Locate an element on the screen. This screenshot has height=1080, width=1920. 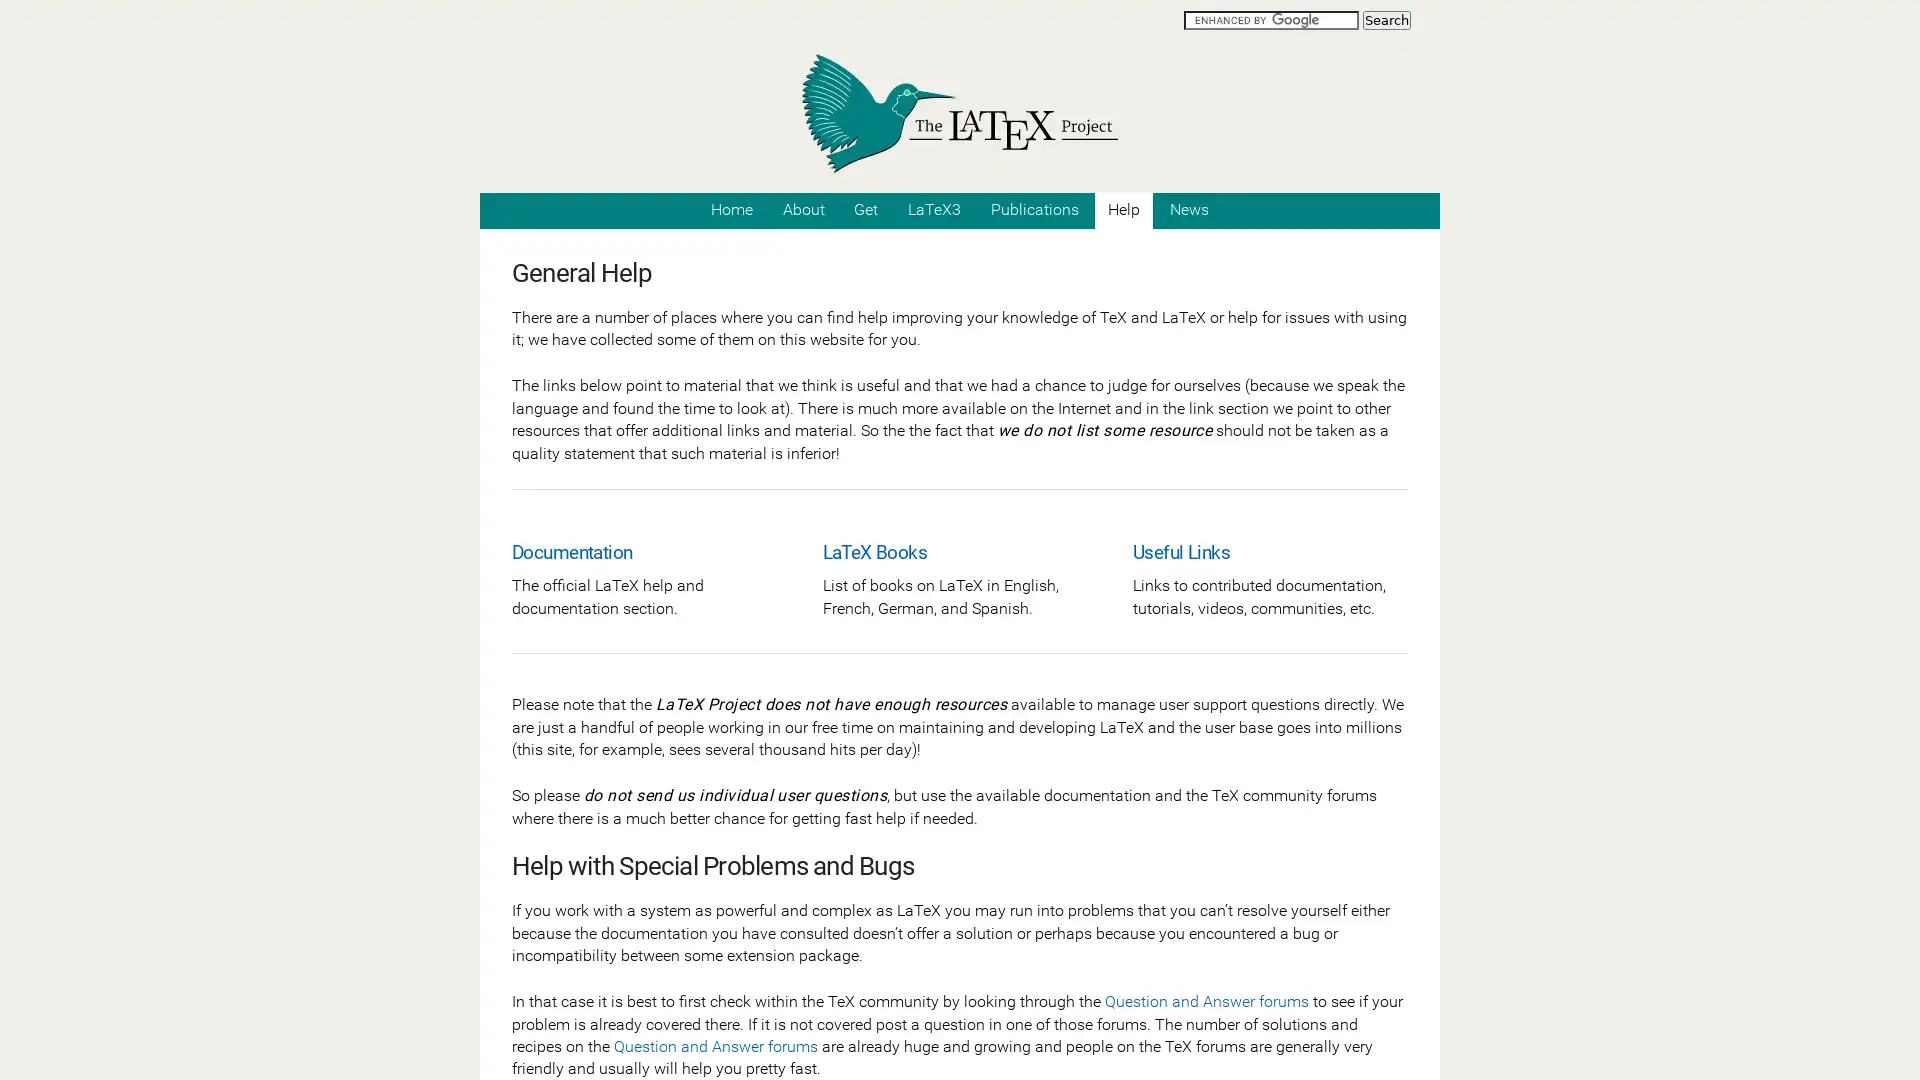
Search is located at coordinates (1386, 20).